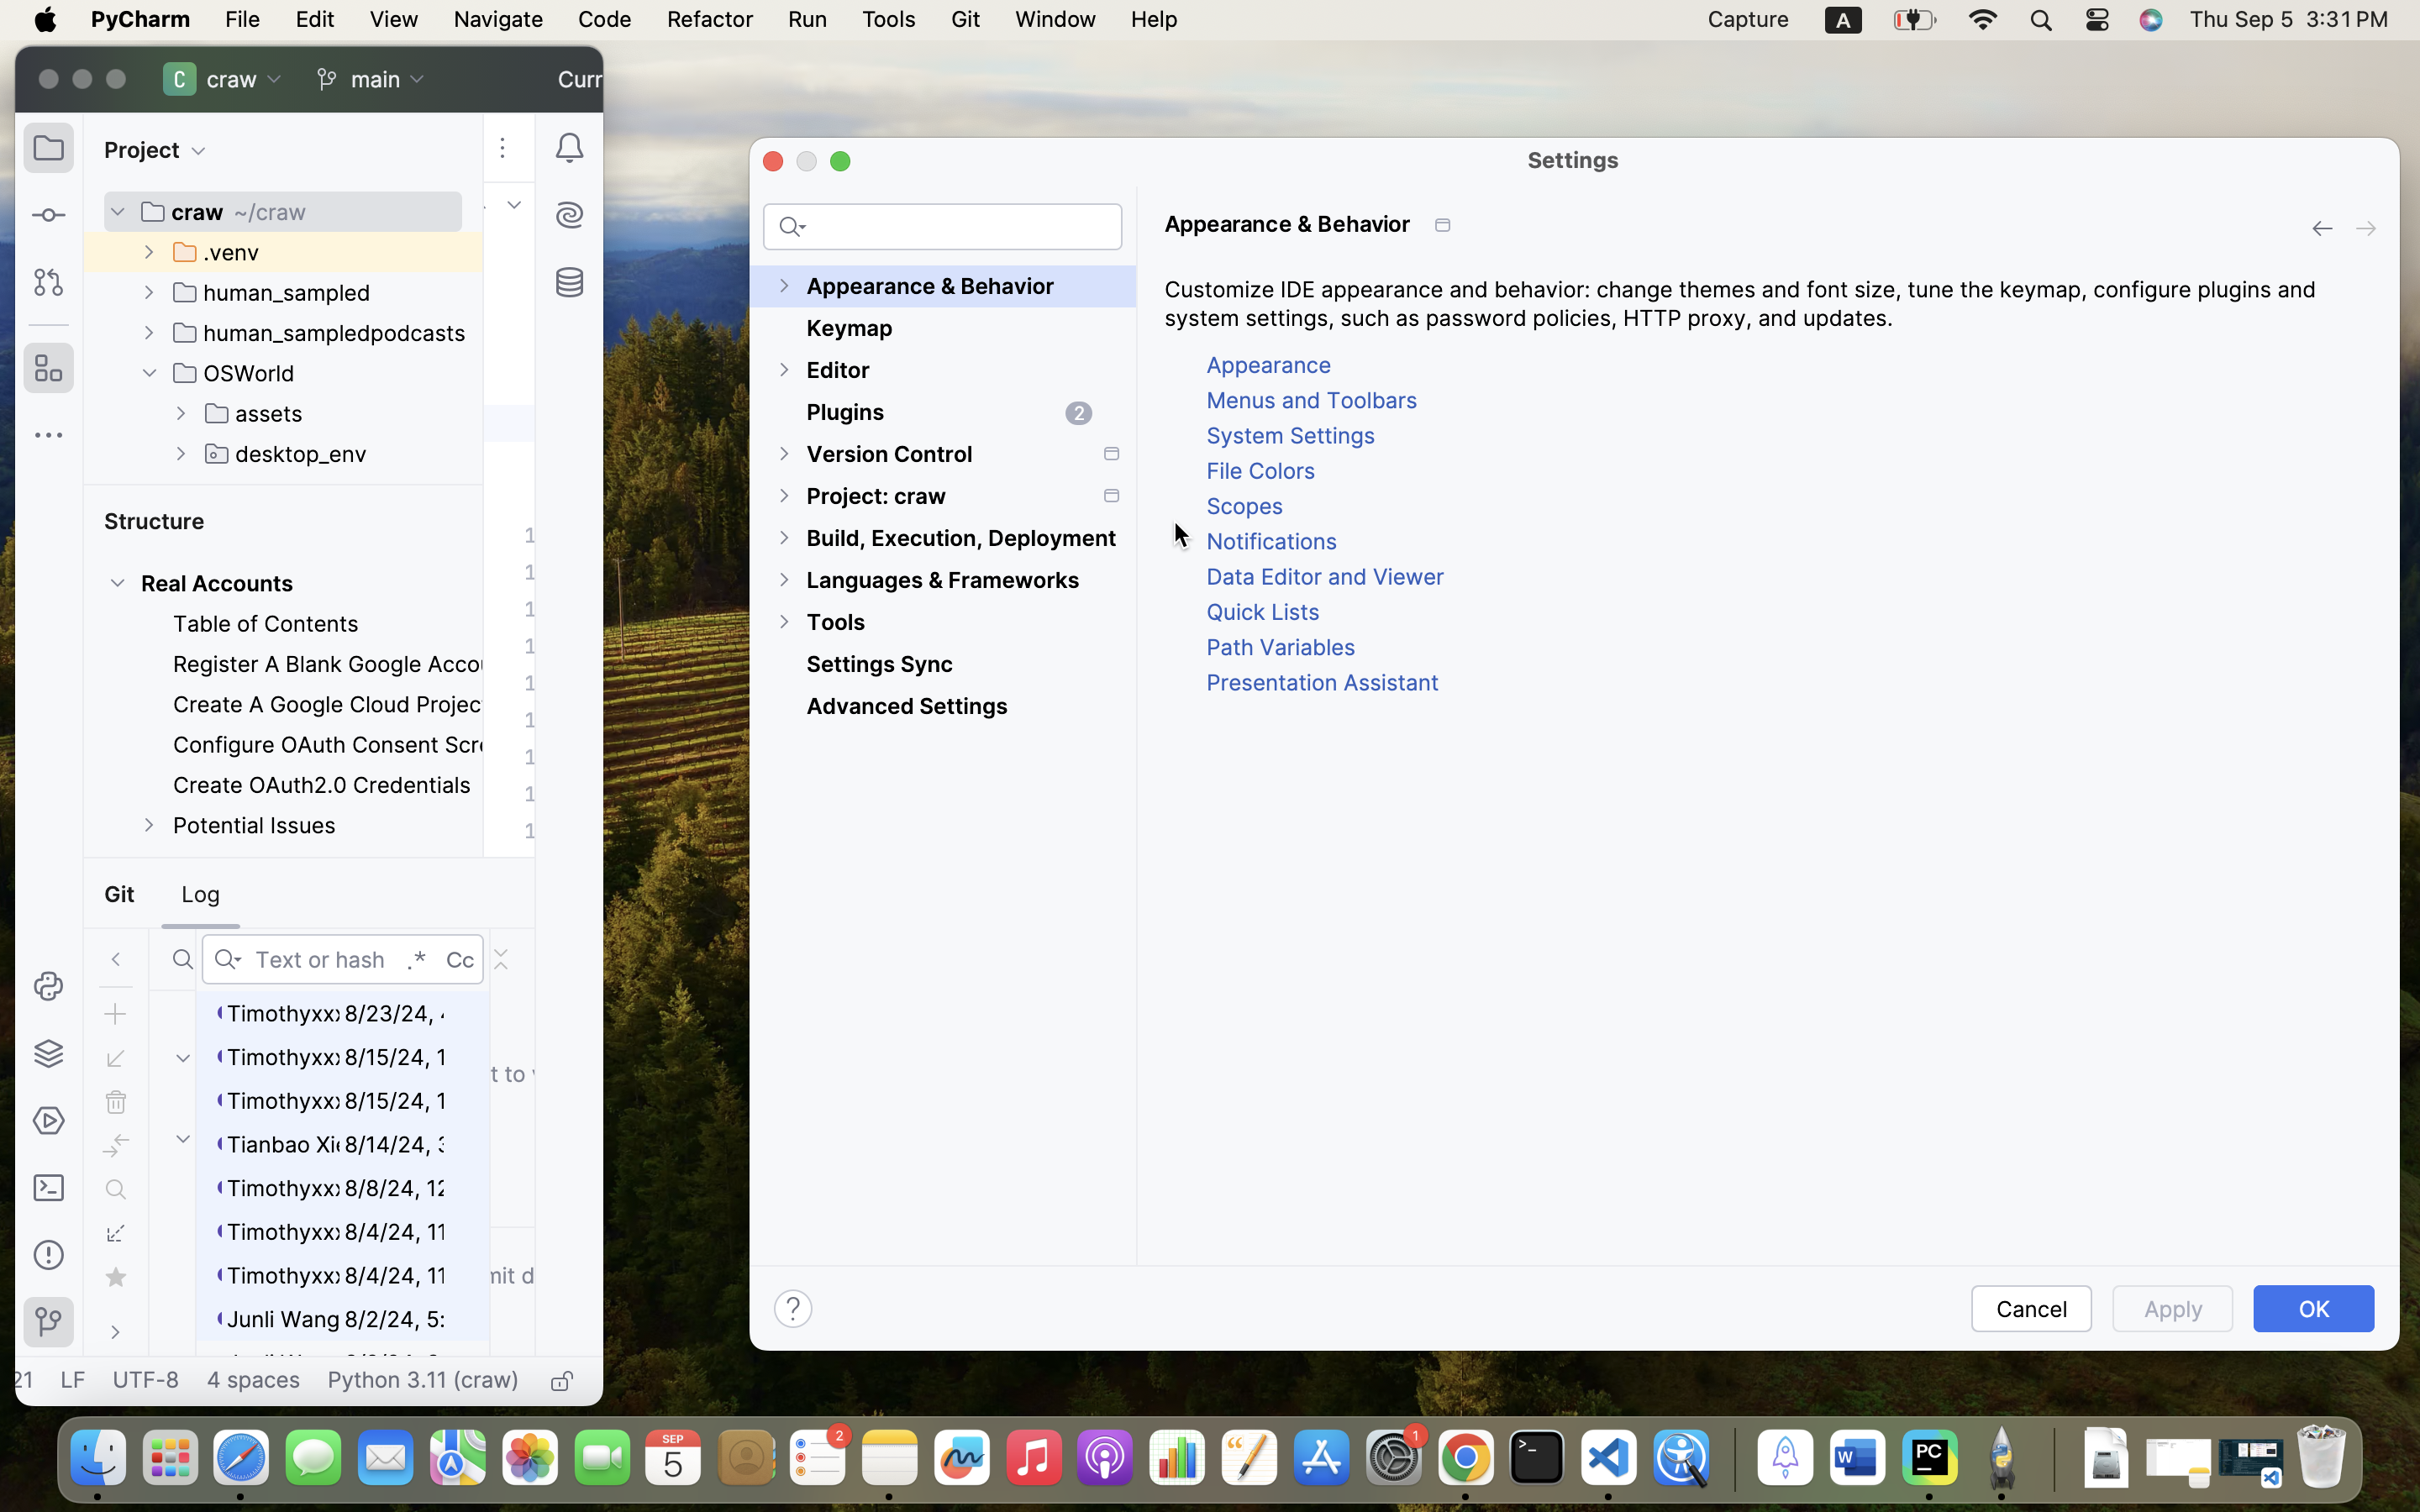 This screenshot has width=2420, height=1512. What do you see at coordinates (1730, 1458) in the screenshot?
I see `'0.4285714328289032'` at bounding box center [1730, 1458].